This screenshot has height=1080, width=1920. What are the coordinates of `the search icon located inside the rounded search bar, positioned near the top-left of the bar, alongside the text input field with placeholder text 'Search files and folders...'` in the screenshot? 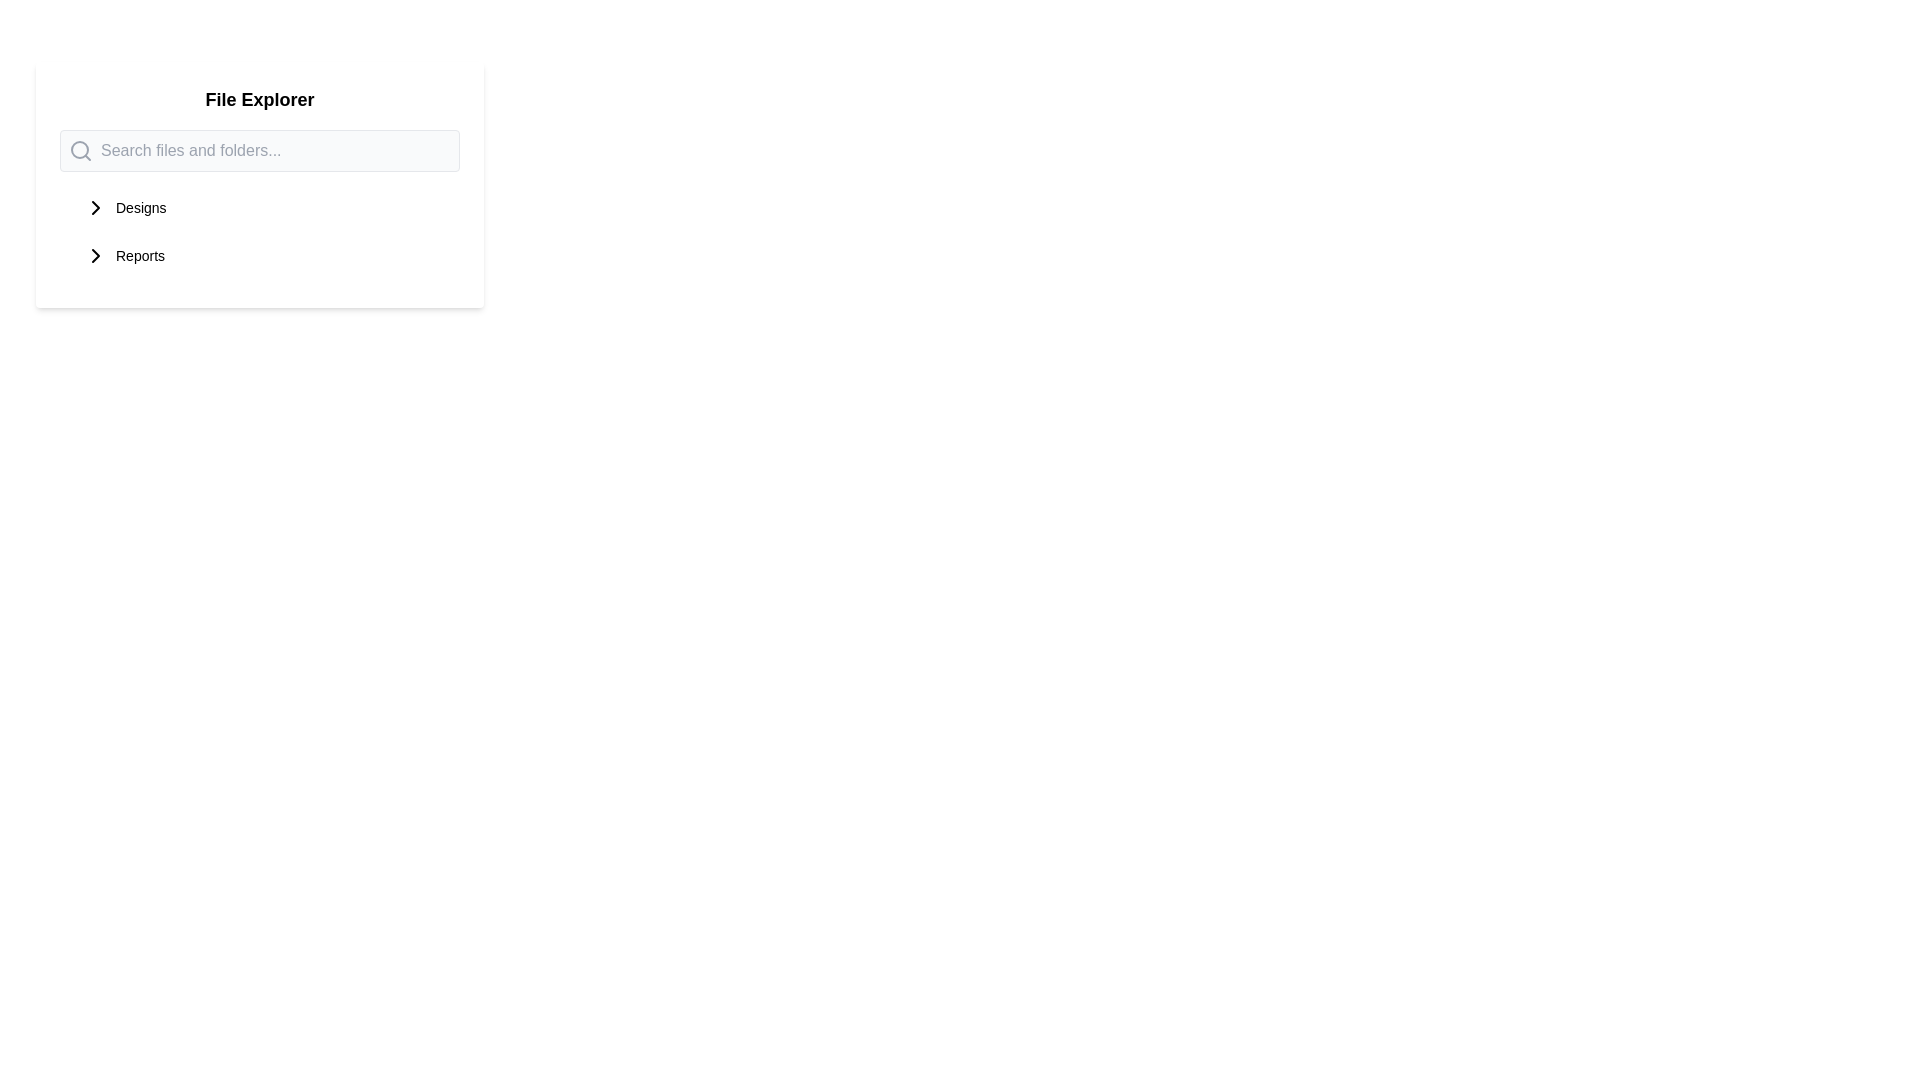 It's located at (80, 149).